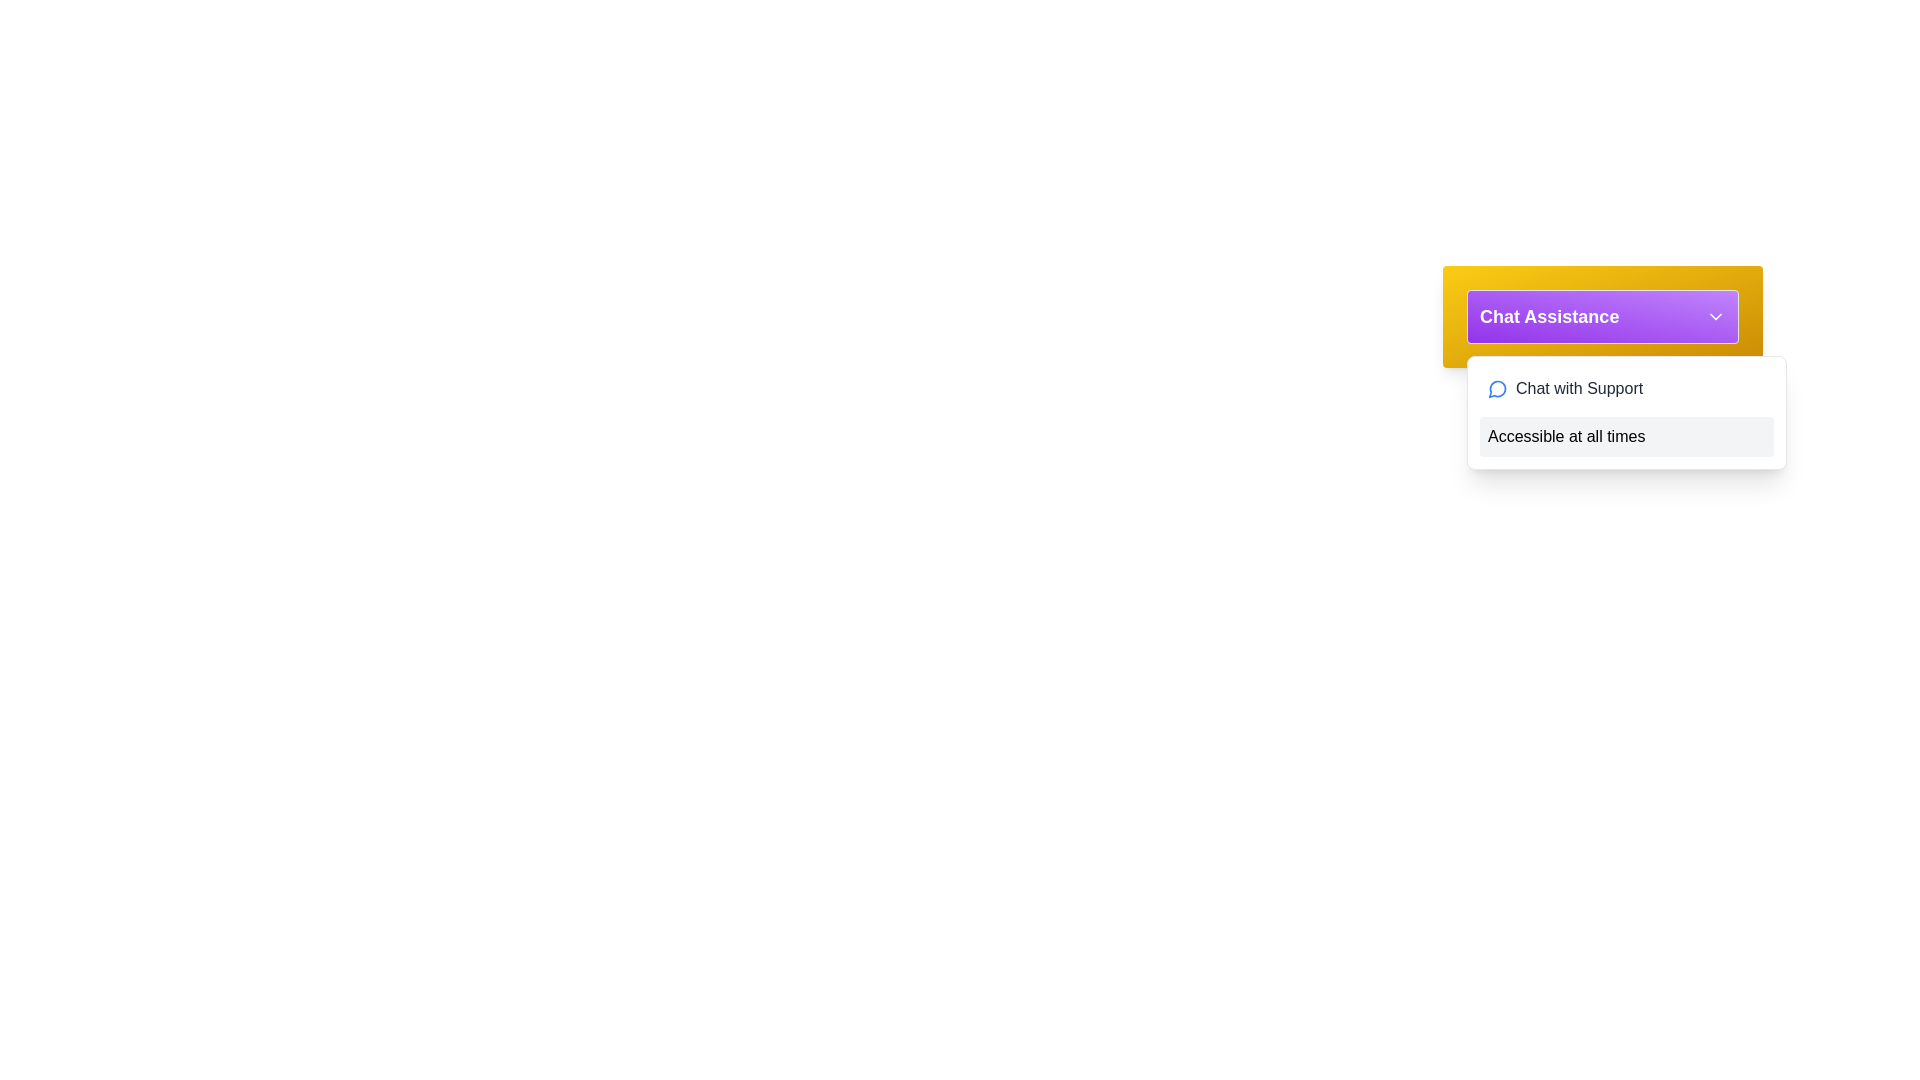 The width and height of the screenshot is (1920, 1080). What do you see at coordinates (1627, 435) in the screenshot?
I see `the rectangular text component with a light-gray background that contains the text 'Accessible at all times', which is positioned below the 'Chat with Support' text in the dropdown menu` at bounding box center [1627, 435].